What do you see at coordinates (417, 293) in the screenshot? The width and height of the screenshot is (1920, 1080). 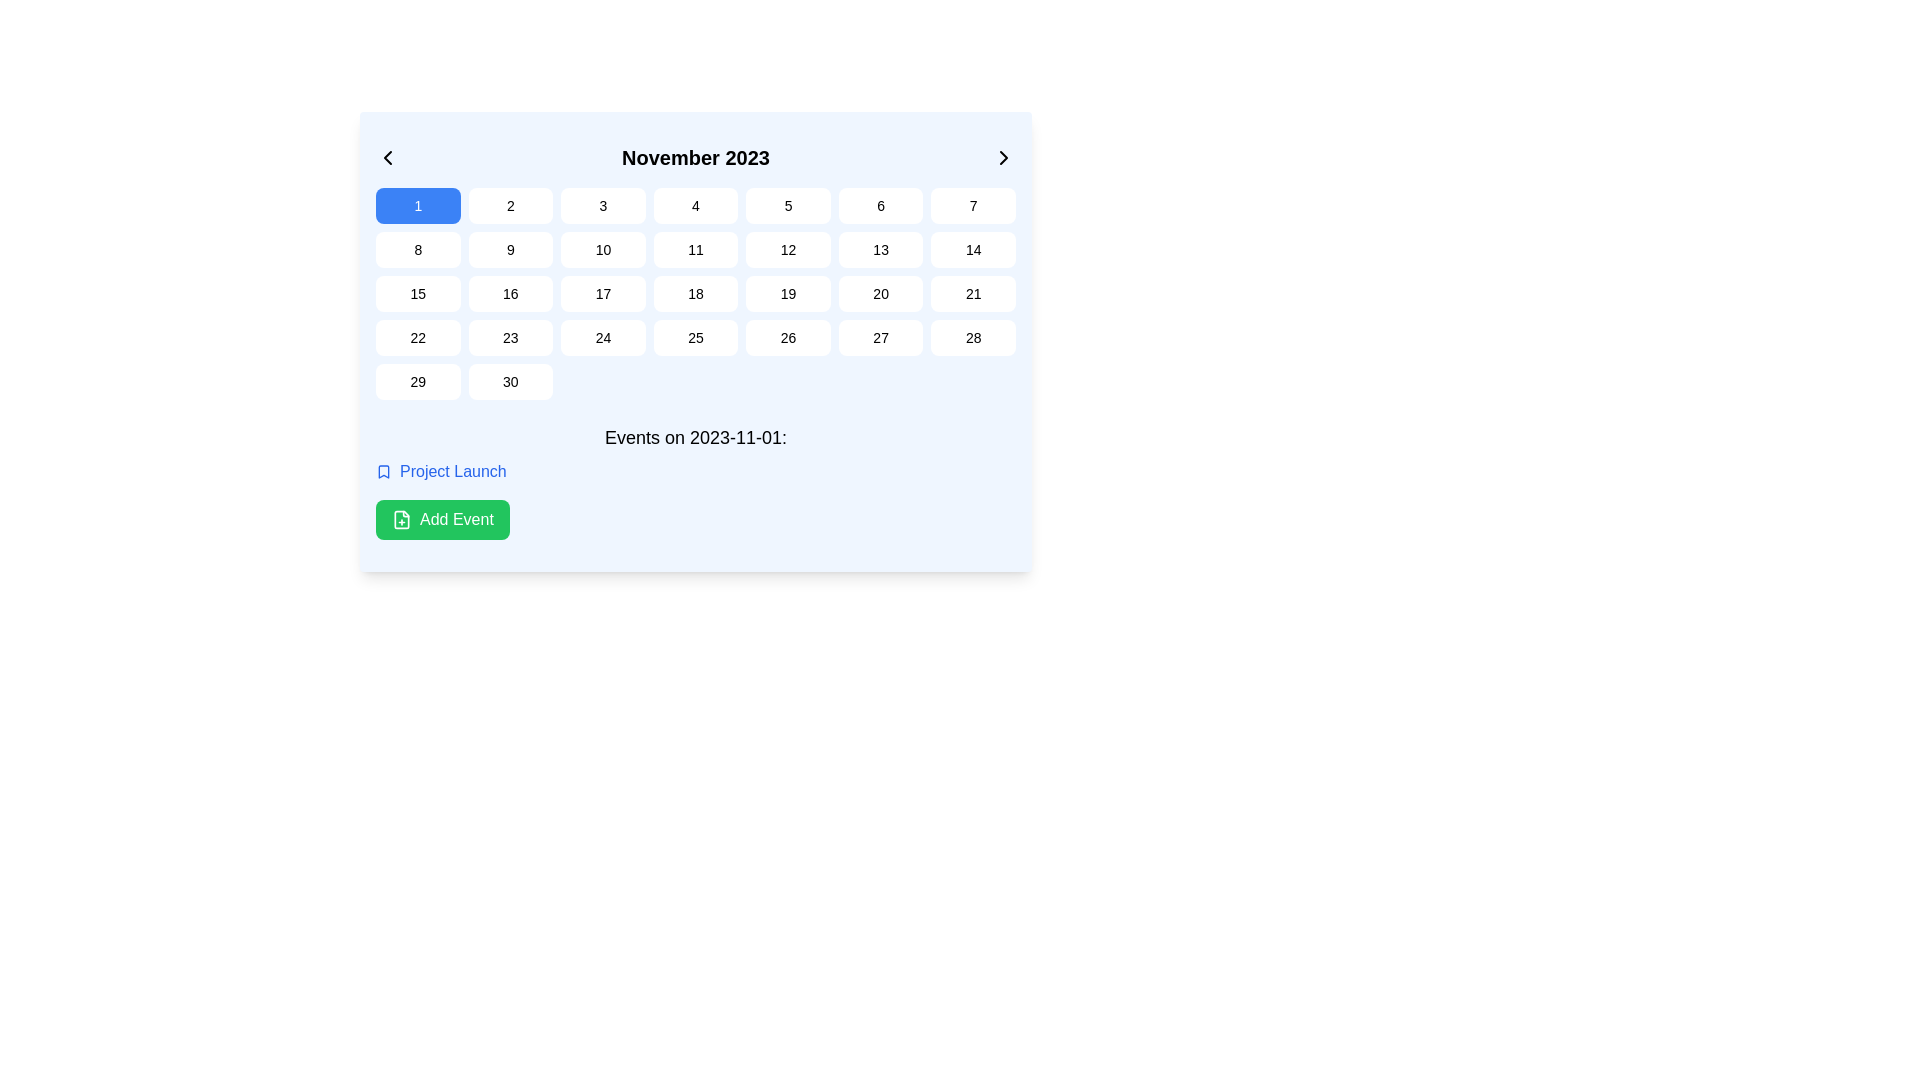 I see `the selectable date button representing the 15th day of the month in the calendar widget` at bounding box center [417, 293].